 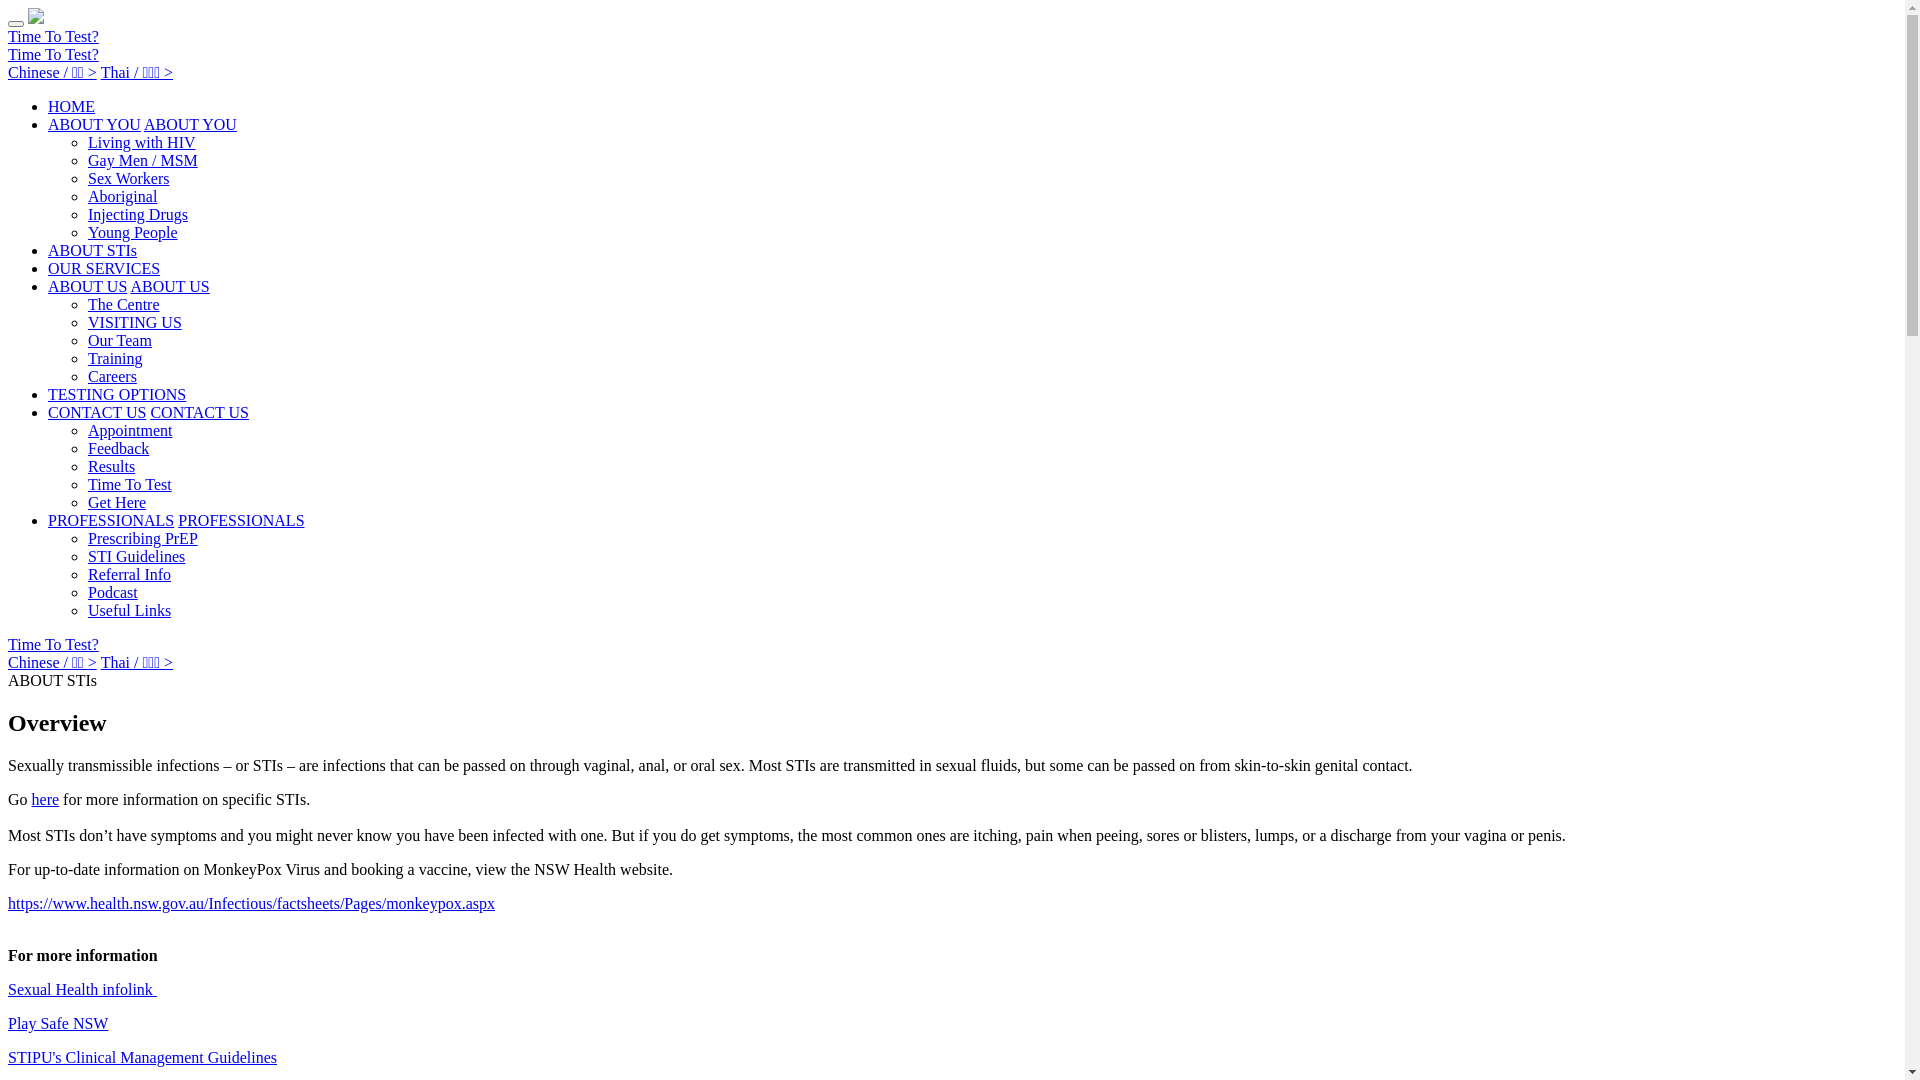 I want to click on 'Time To Test?', so click(x=8, y=36).